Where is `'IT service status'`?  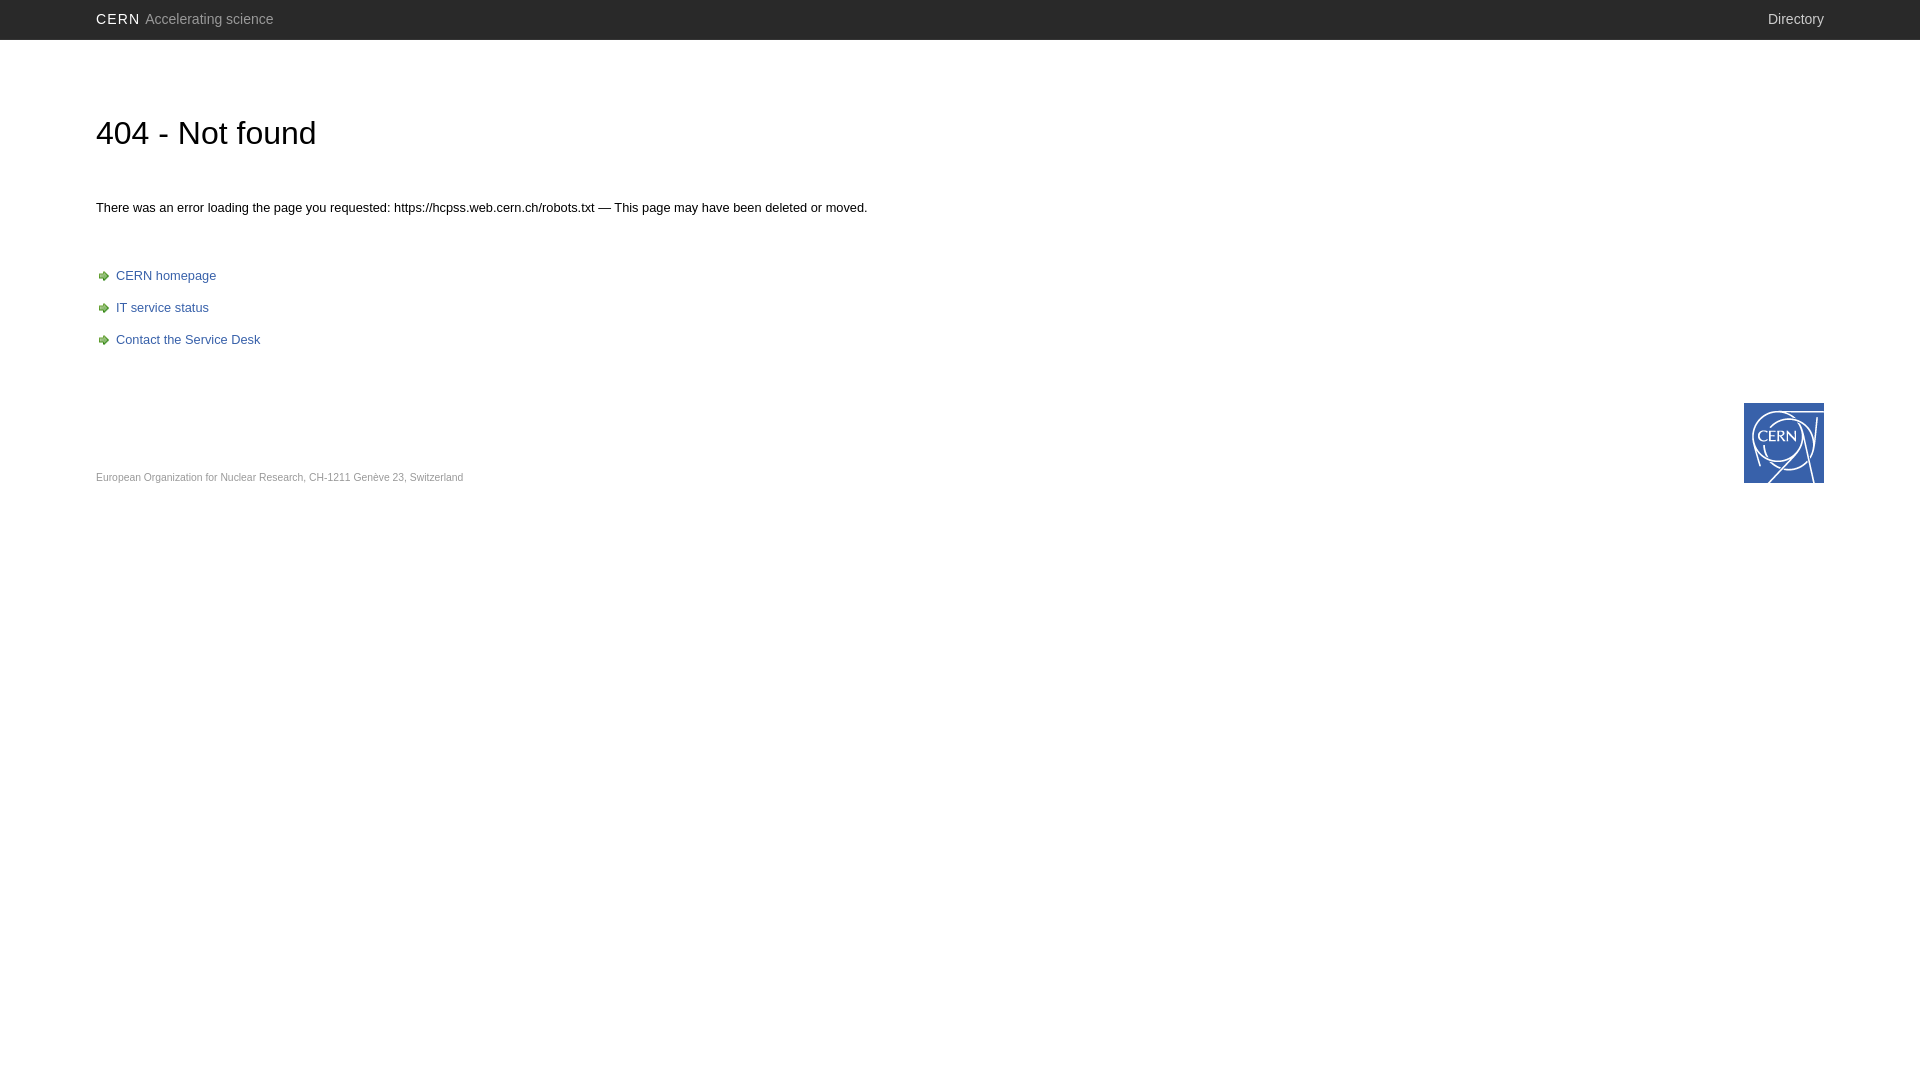
'IT service status' is located at coordinates (151, 307).